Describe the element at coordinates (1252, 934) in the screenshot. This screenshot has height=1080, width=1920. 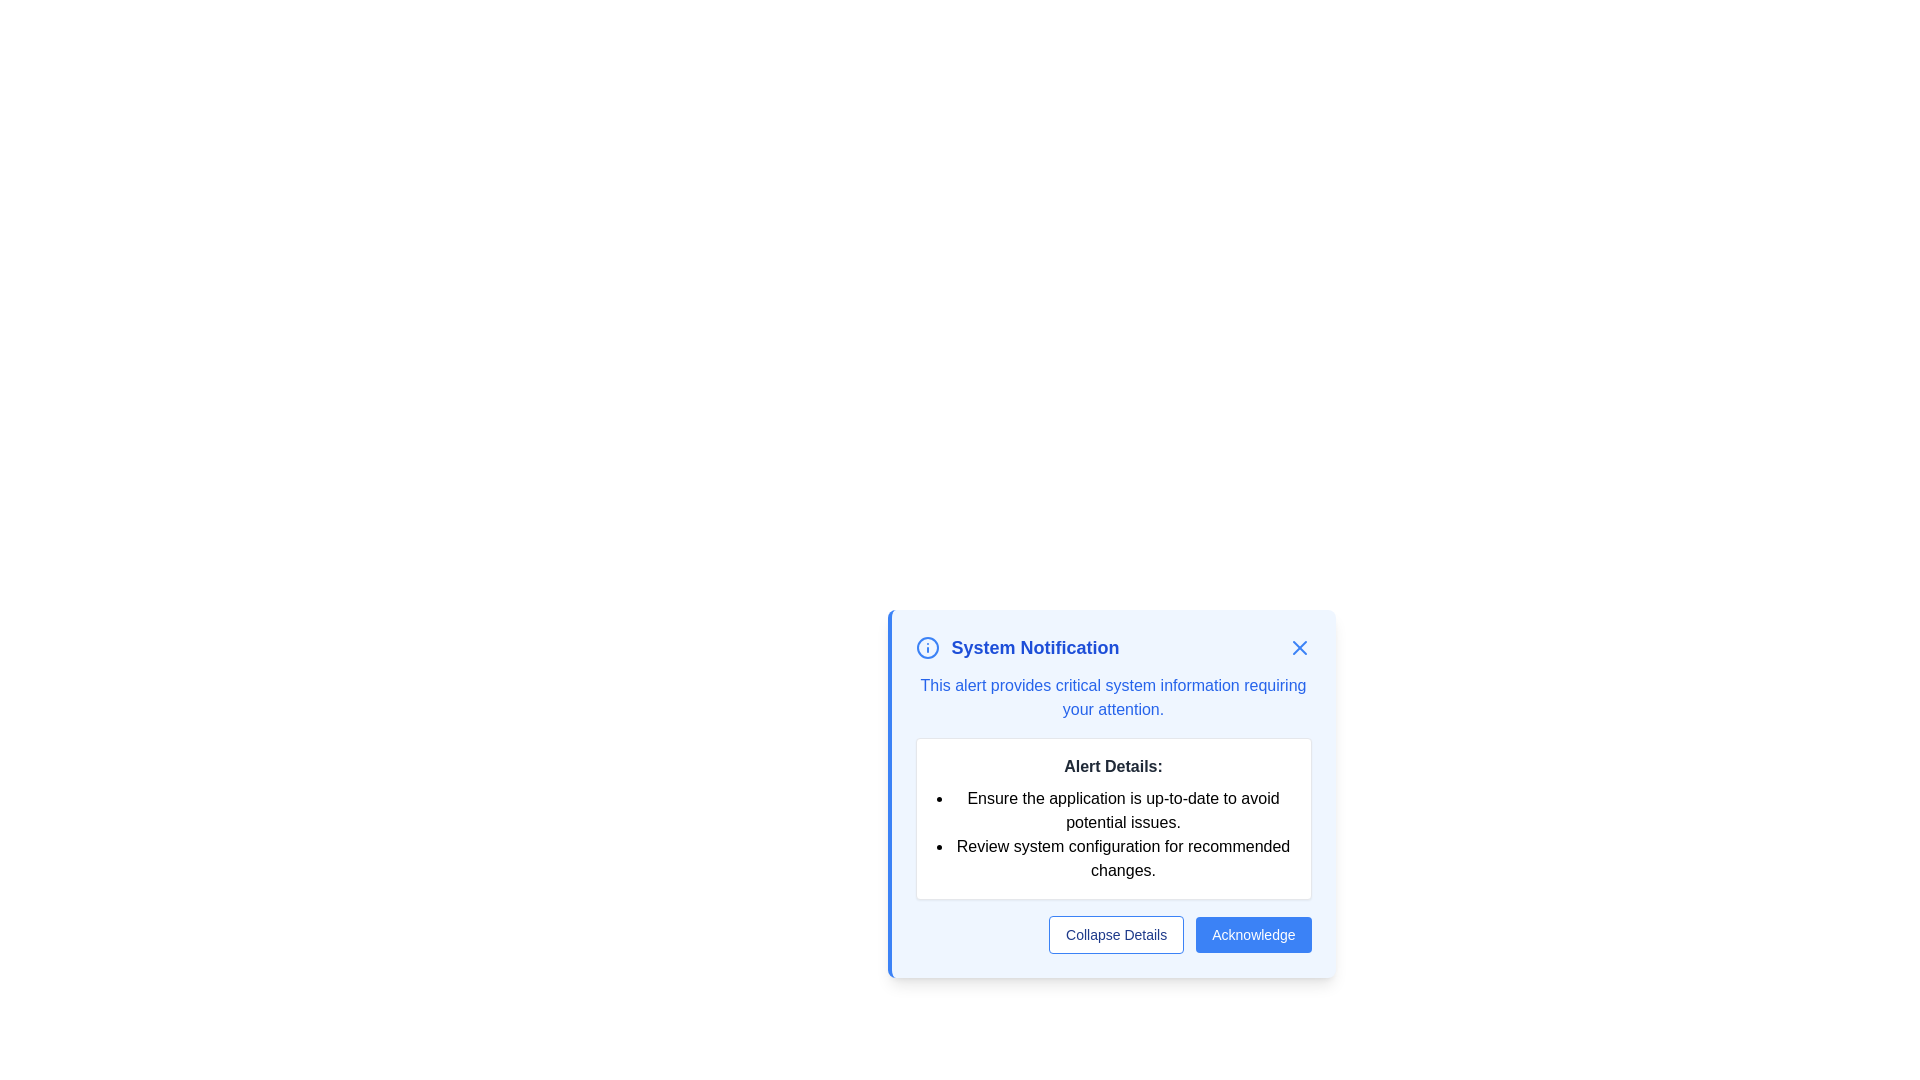
I see `the acknowledgment button located at the bottom-right of the modal dialog, which is the second button to the right of the 'Collapse Details' button` at that location.